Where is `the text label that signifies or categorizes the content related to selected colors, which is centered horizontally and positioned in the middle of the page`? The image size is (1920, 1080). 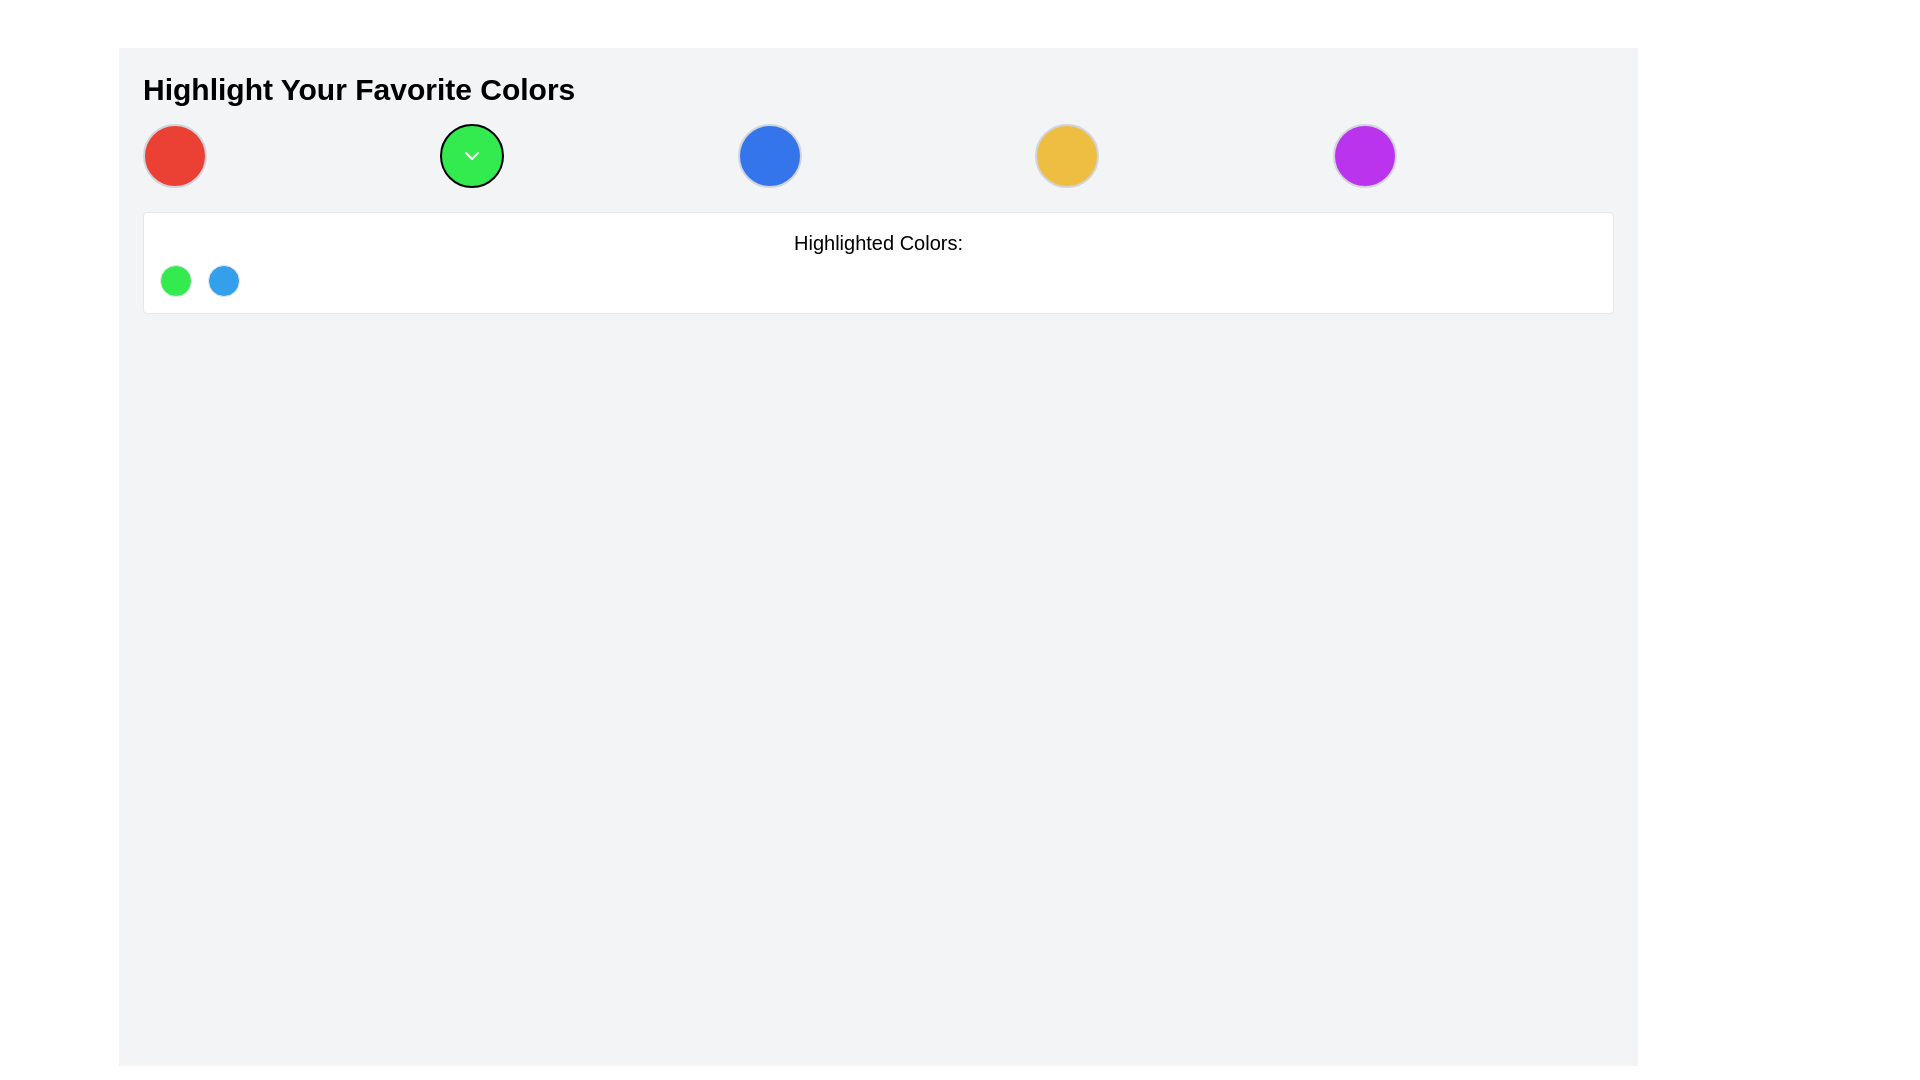 the text label that signifies or categorizes the content related to selected colors, which is centered horizontally and positioned in the middle of the page is located at coordinates (878, 242).